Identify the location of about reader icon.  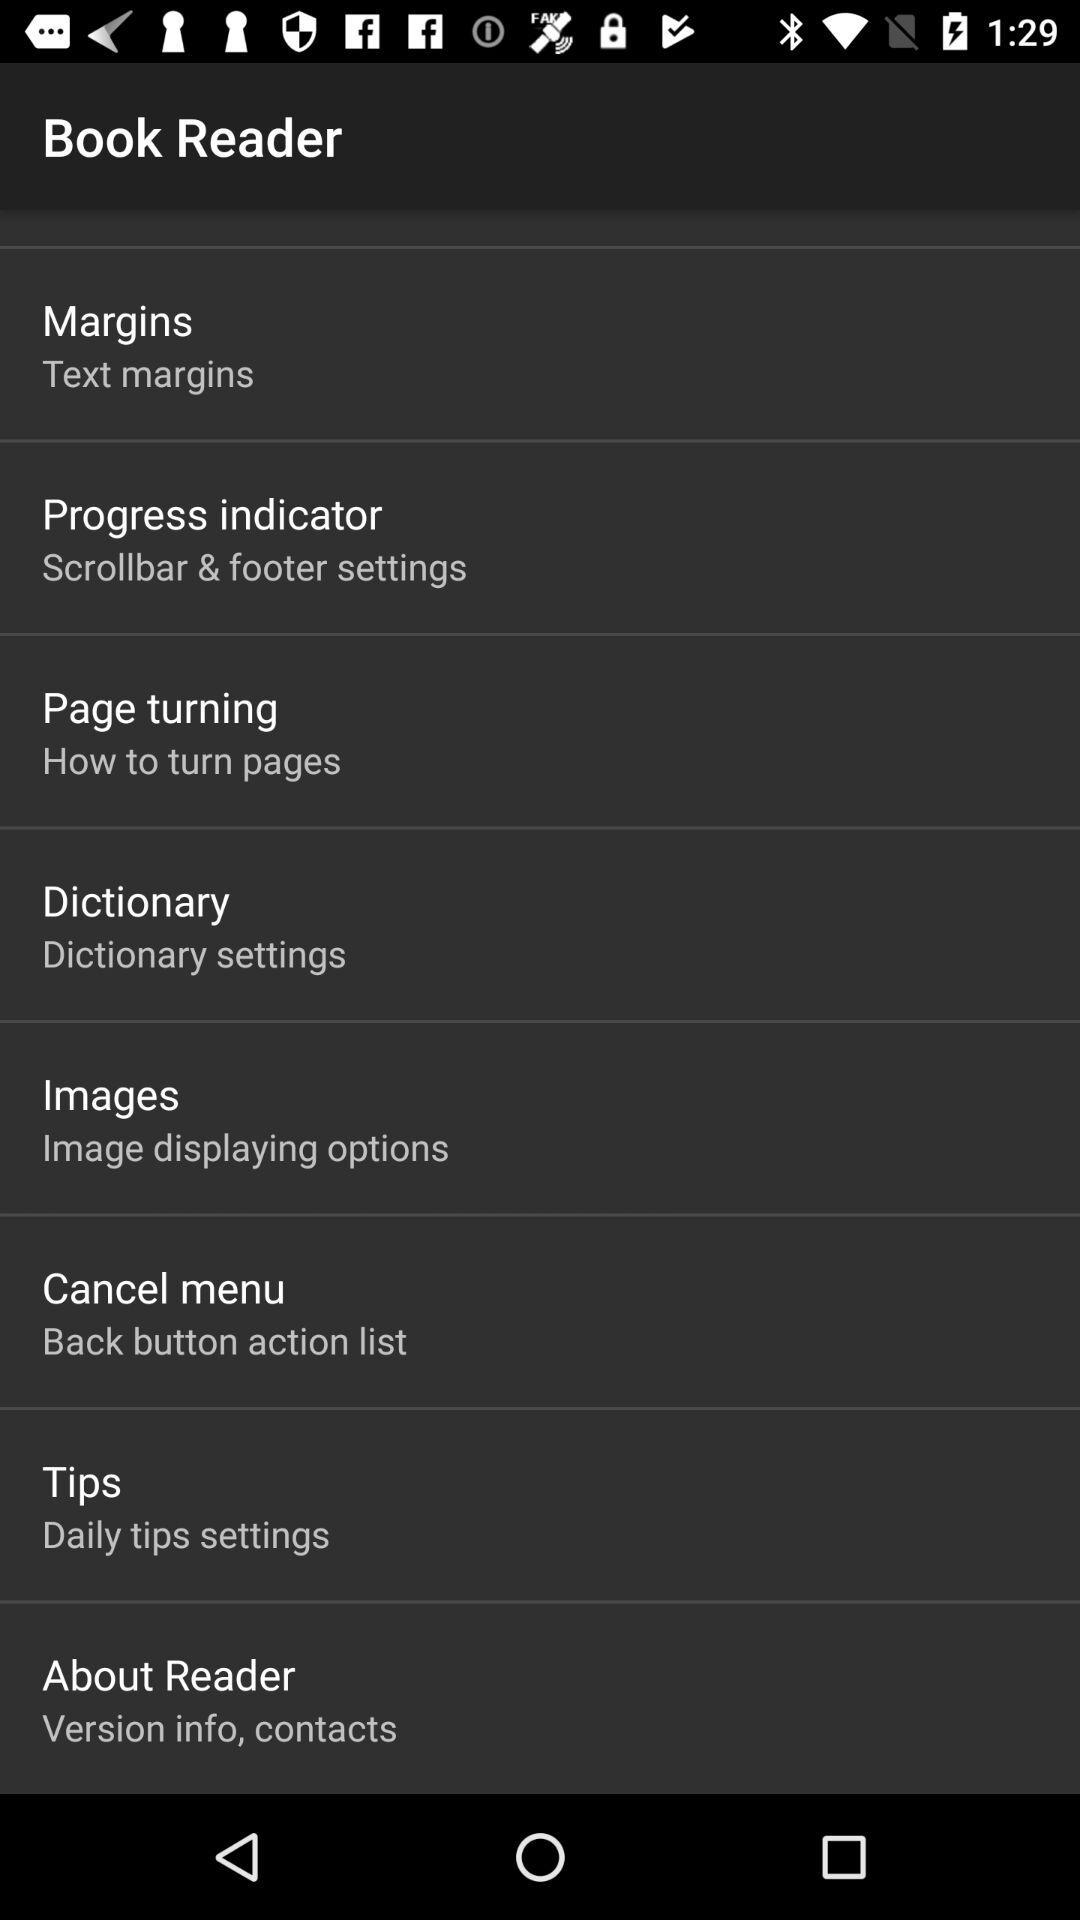
(167, 1674).